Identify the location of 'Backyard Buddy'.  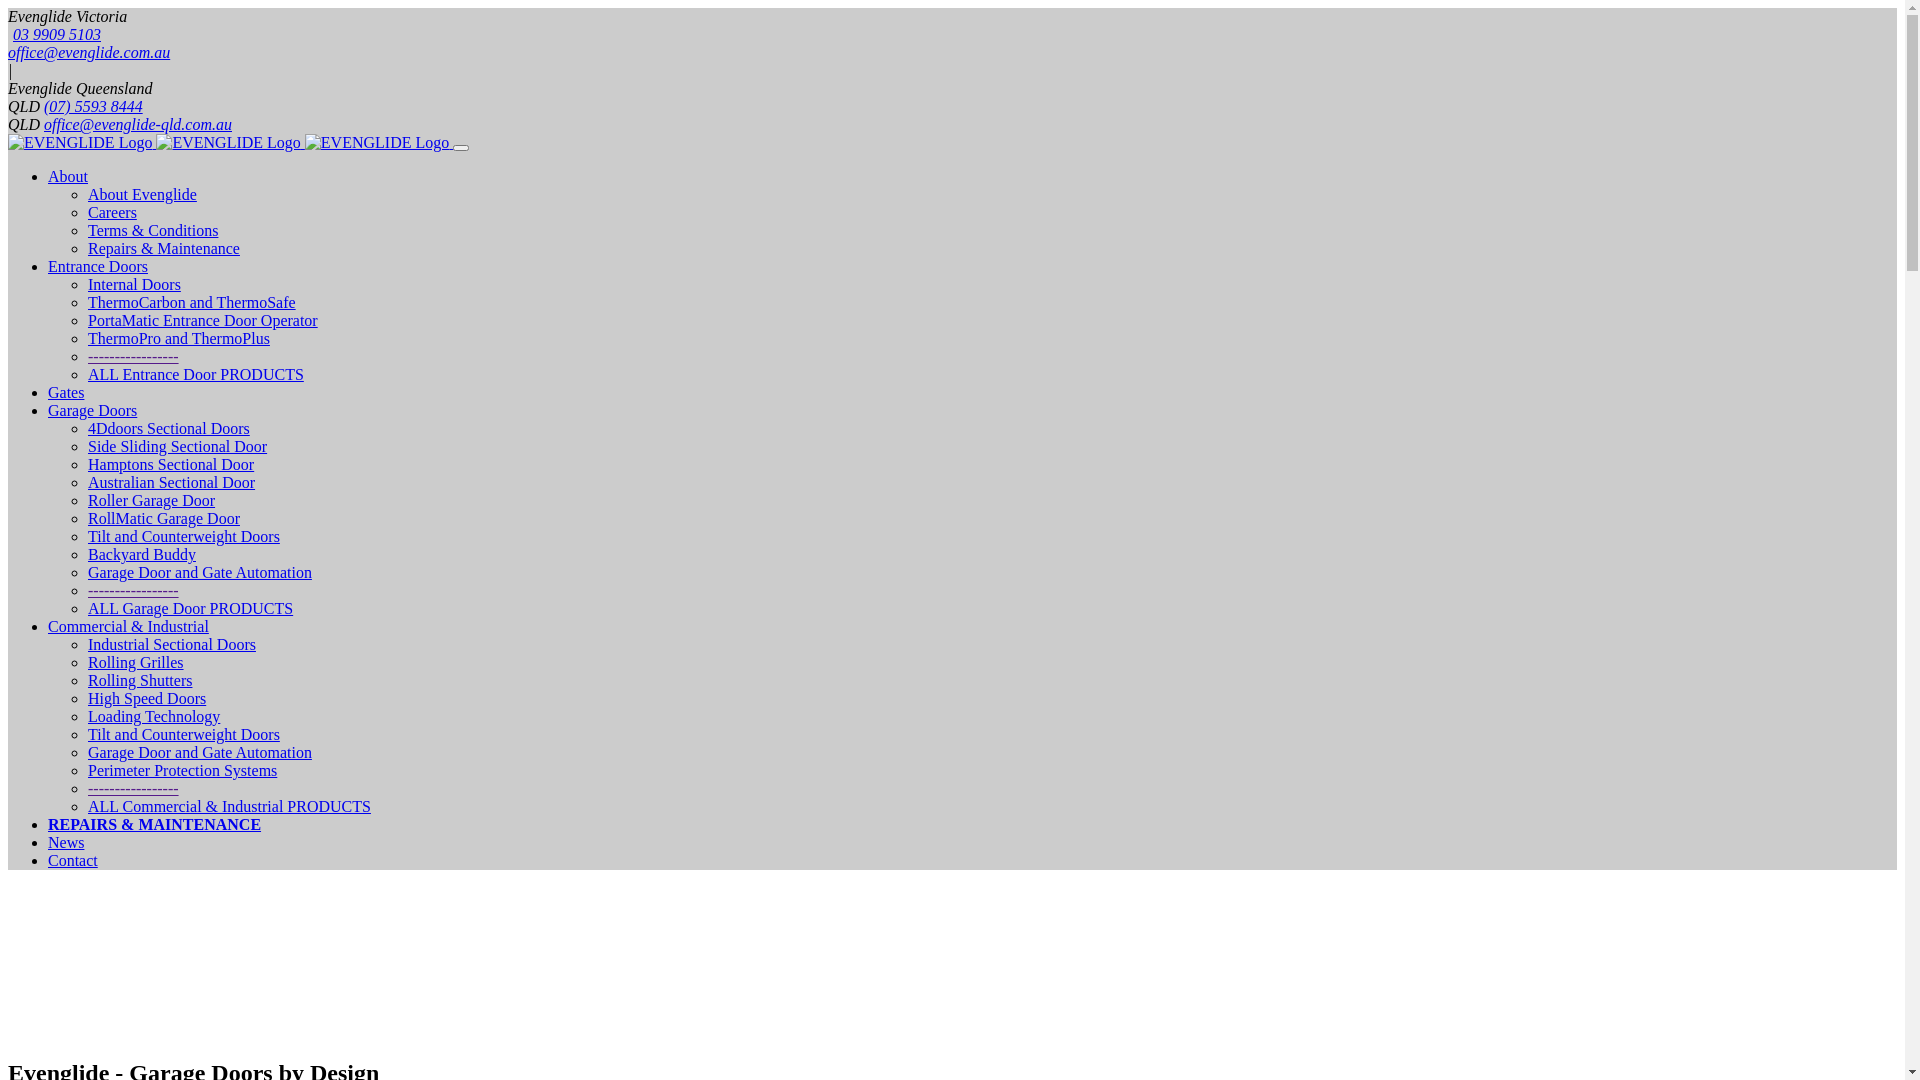
(141, 554).